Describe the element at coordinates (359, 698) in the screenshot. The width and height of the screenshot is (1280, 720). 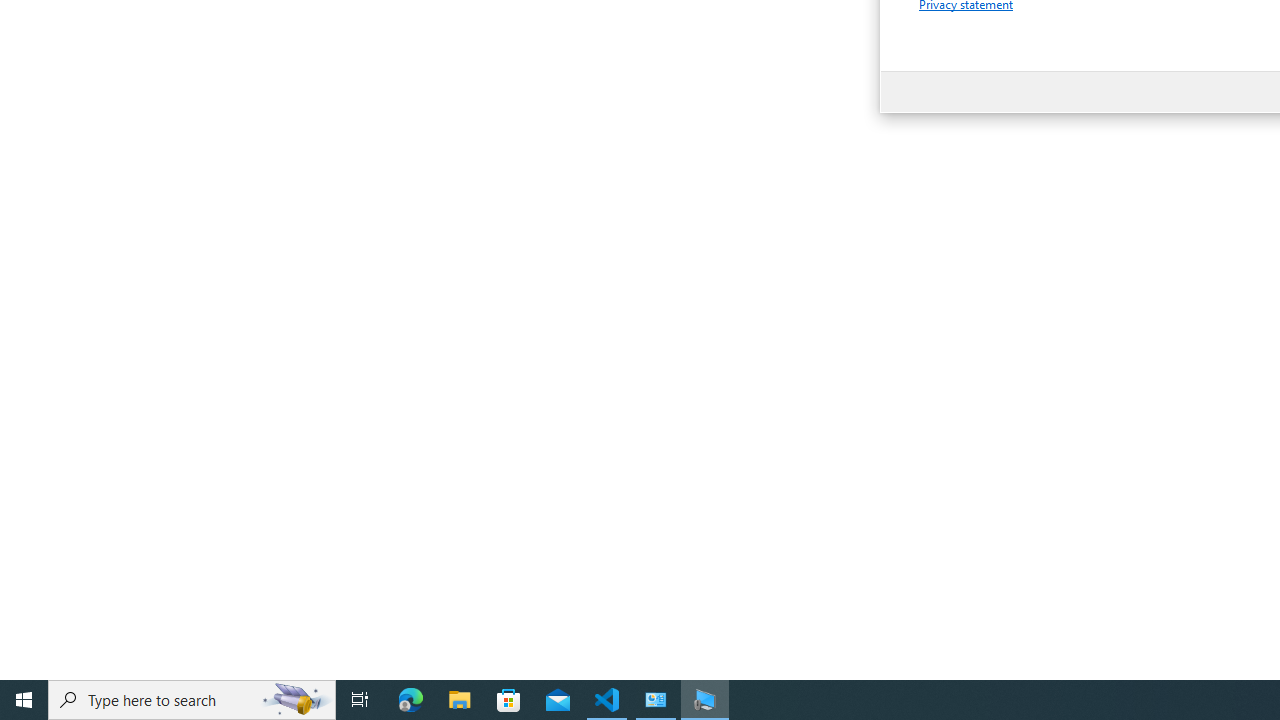
I see `'Task View'` at that location.